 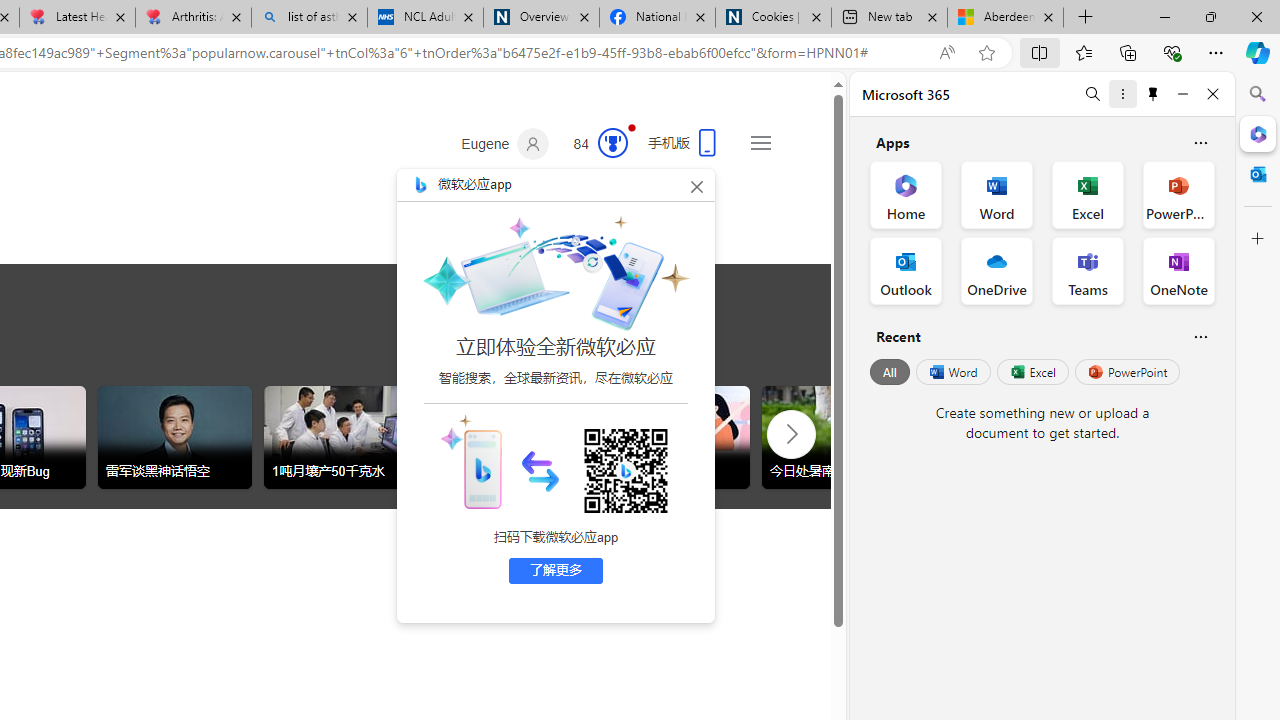 What do you see at coordinates (612, 141) in the screenshot?
I see `'AutomationID: rh_meter'` at bounding box center [612, 141].